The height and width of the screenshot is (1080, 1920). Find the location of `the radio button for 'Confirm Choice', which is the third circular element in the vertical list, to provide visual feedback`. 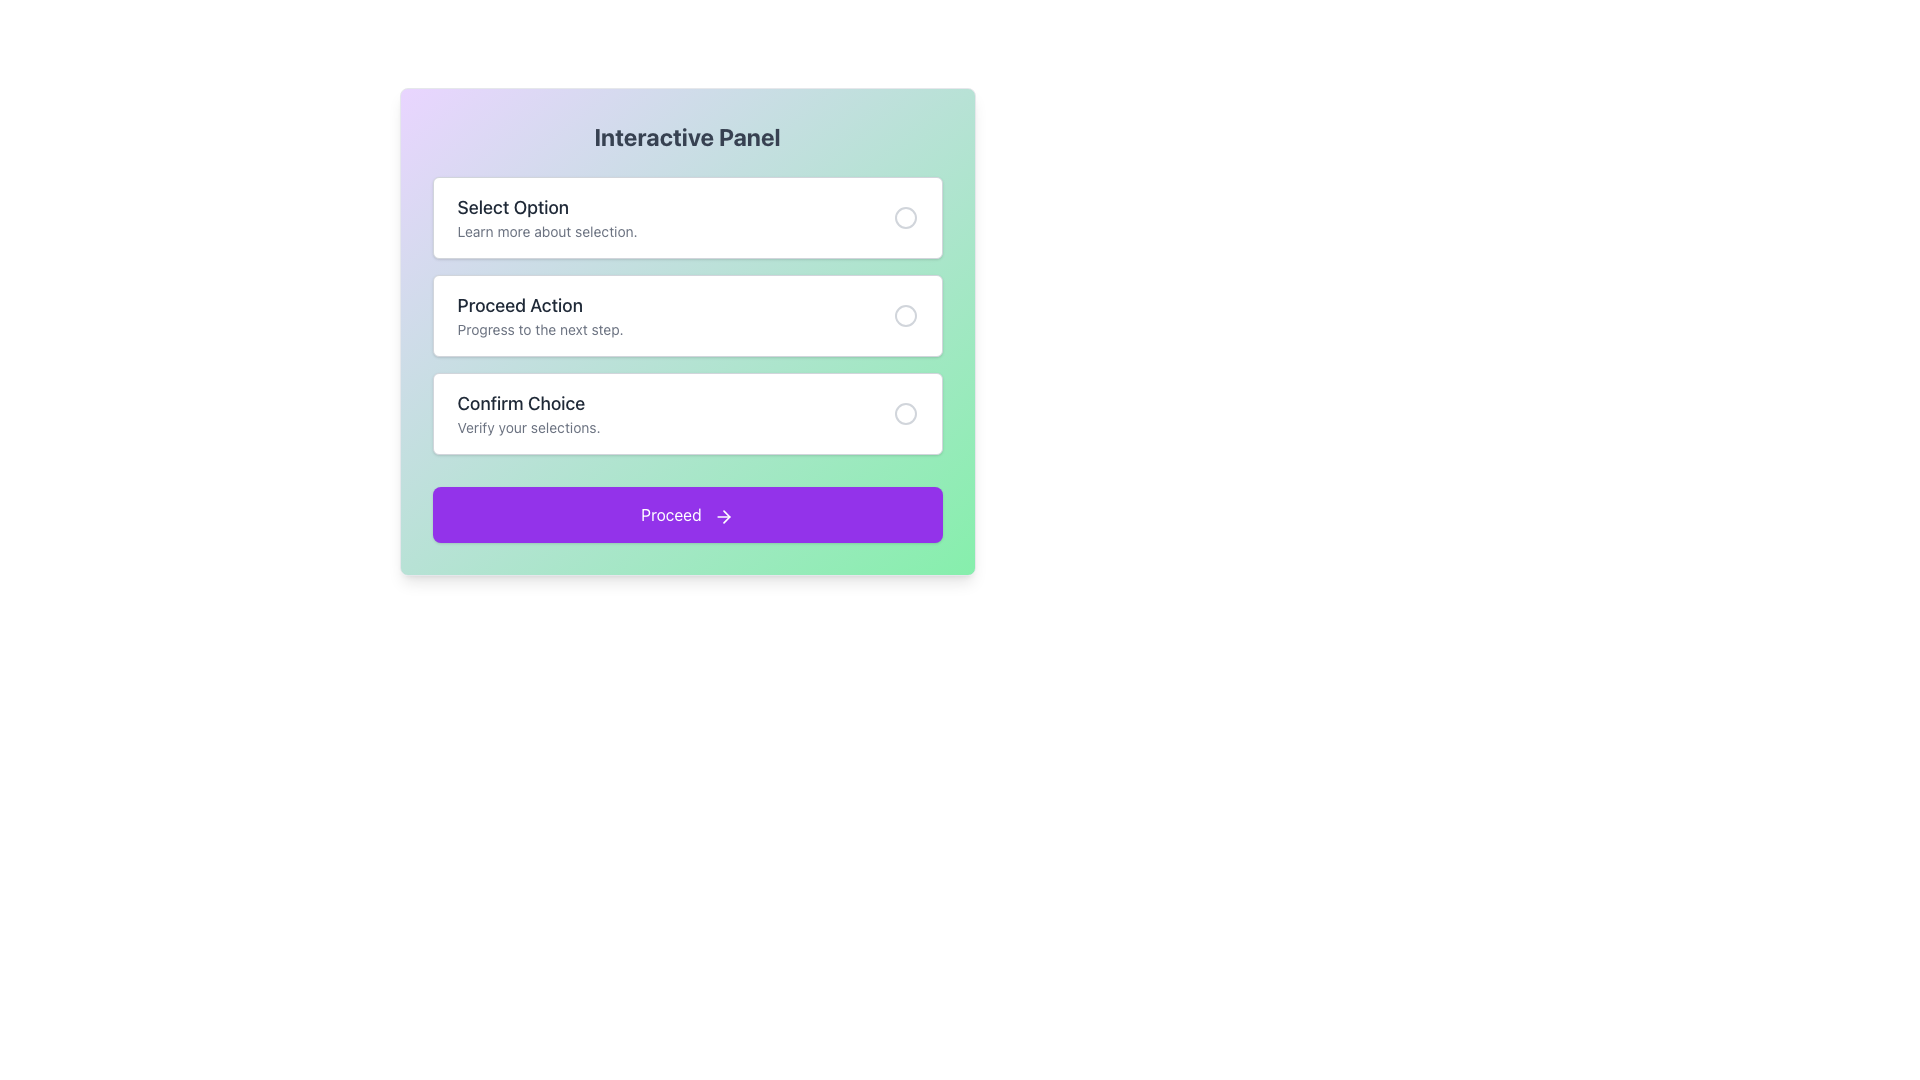

the radio button for 'Confirm Choice', which is the third circular element in the vertical list, to provide visual feedback is located at coordinates (904, 412).